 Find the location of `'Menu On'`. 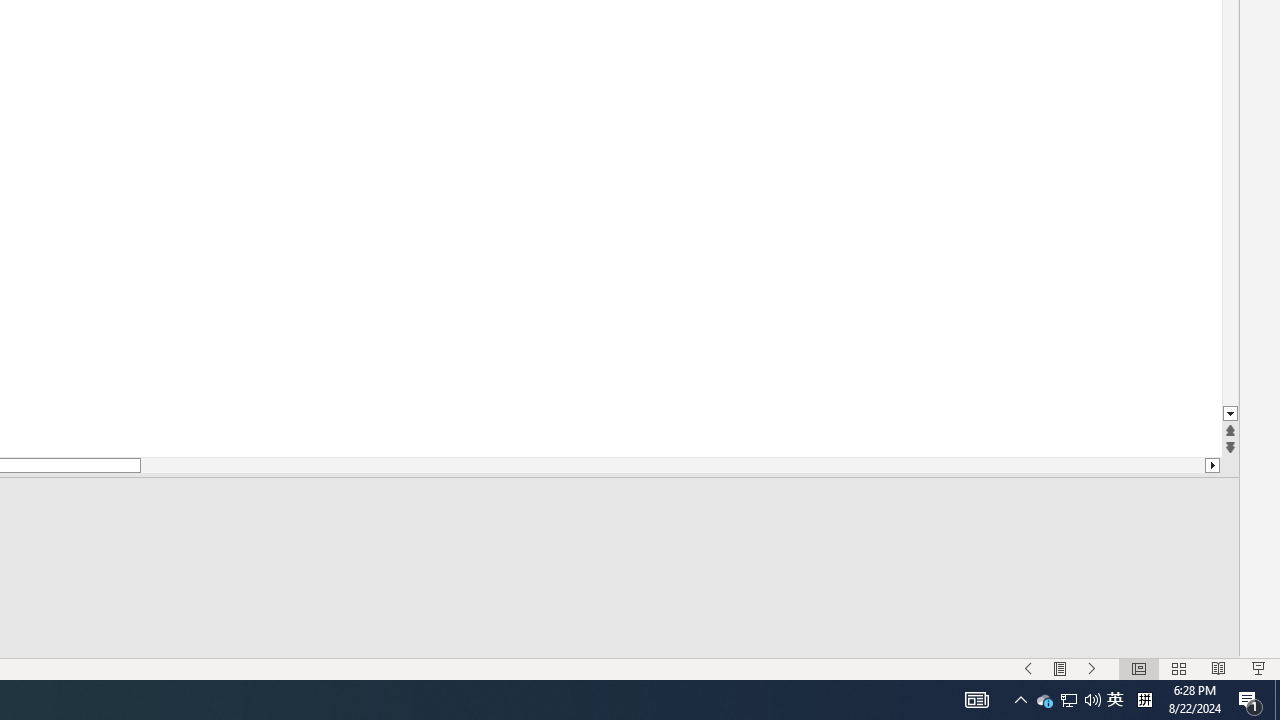

'Menu On' is located at coordinates (1044, 698).